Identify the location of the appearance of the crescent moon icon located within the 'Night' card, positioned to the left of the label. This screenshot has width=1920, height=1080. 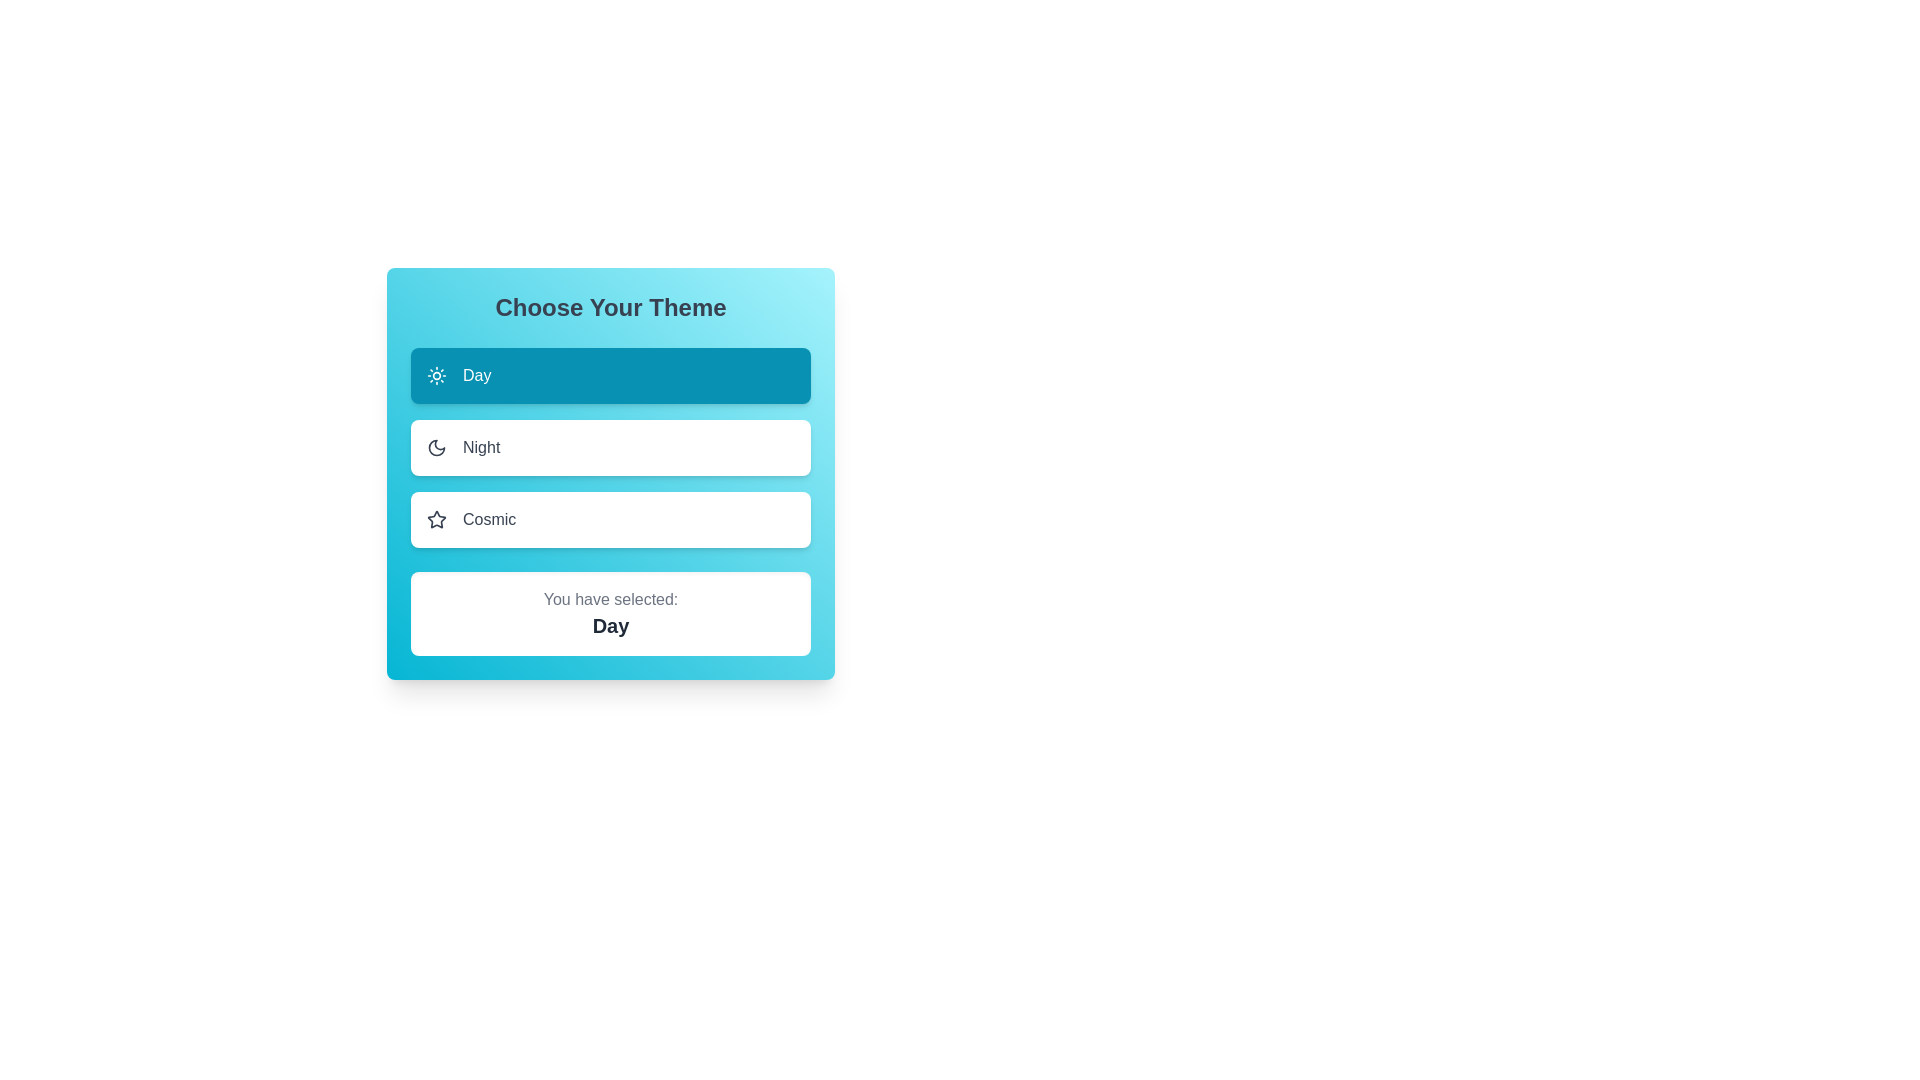
(435, 446).